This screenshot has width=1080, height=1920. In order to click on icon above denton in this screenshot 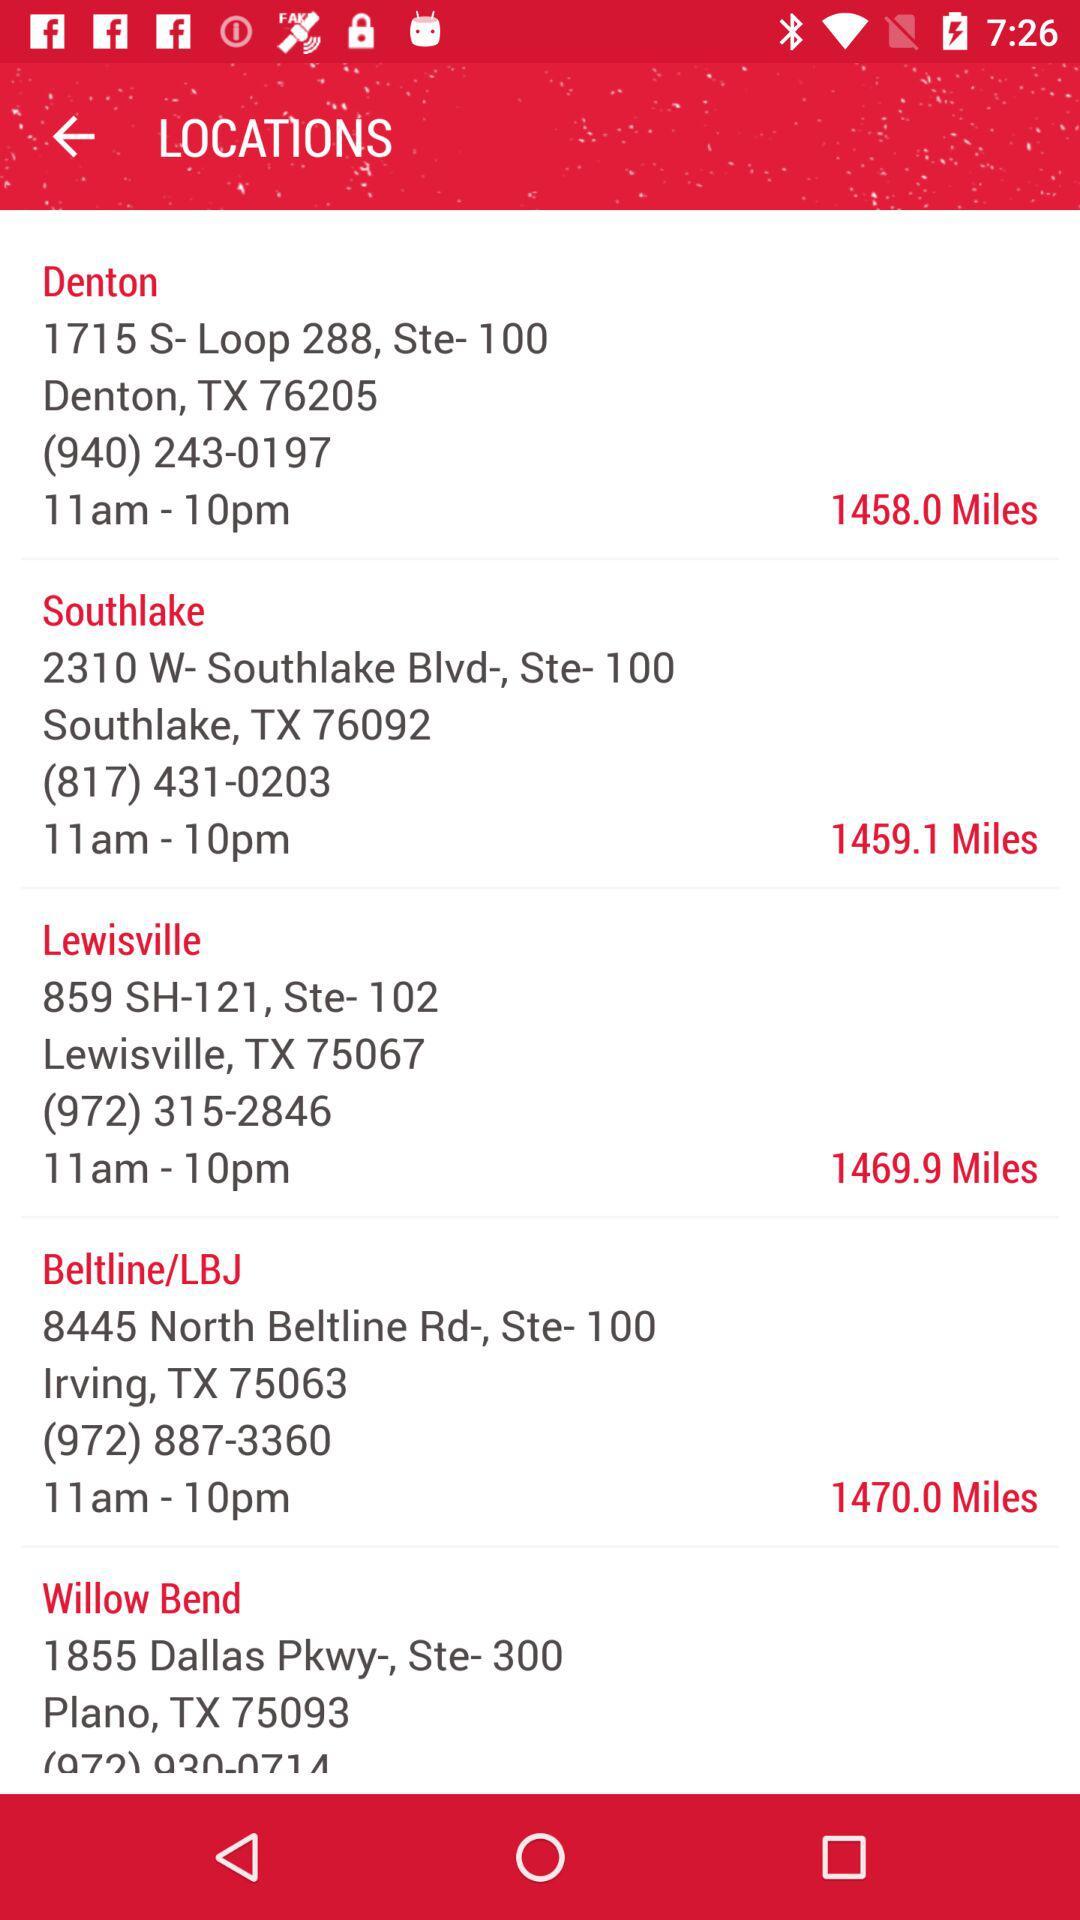, I will do `click(72, 135)`.